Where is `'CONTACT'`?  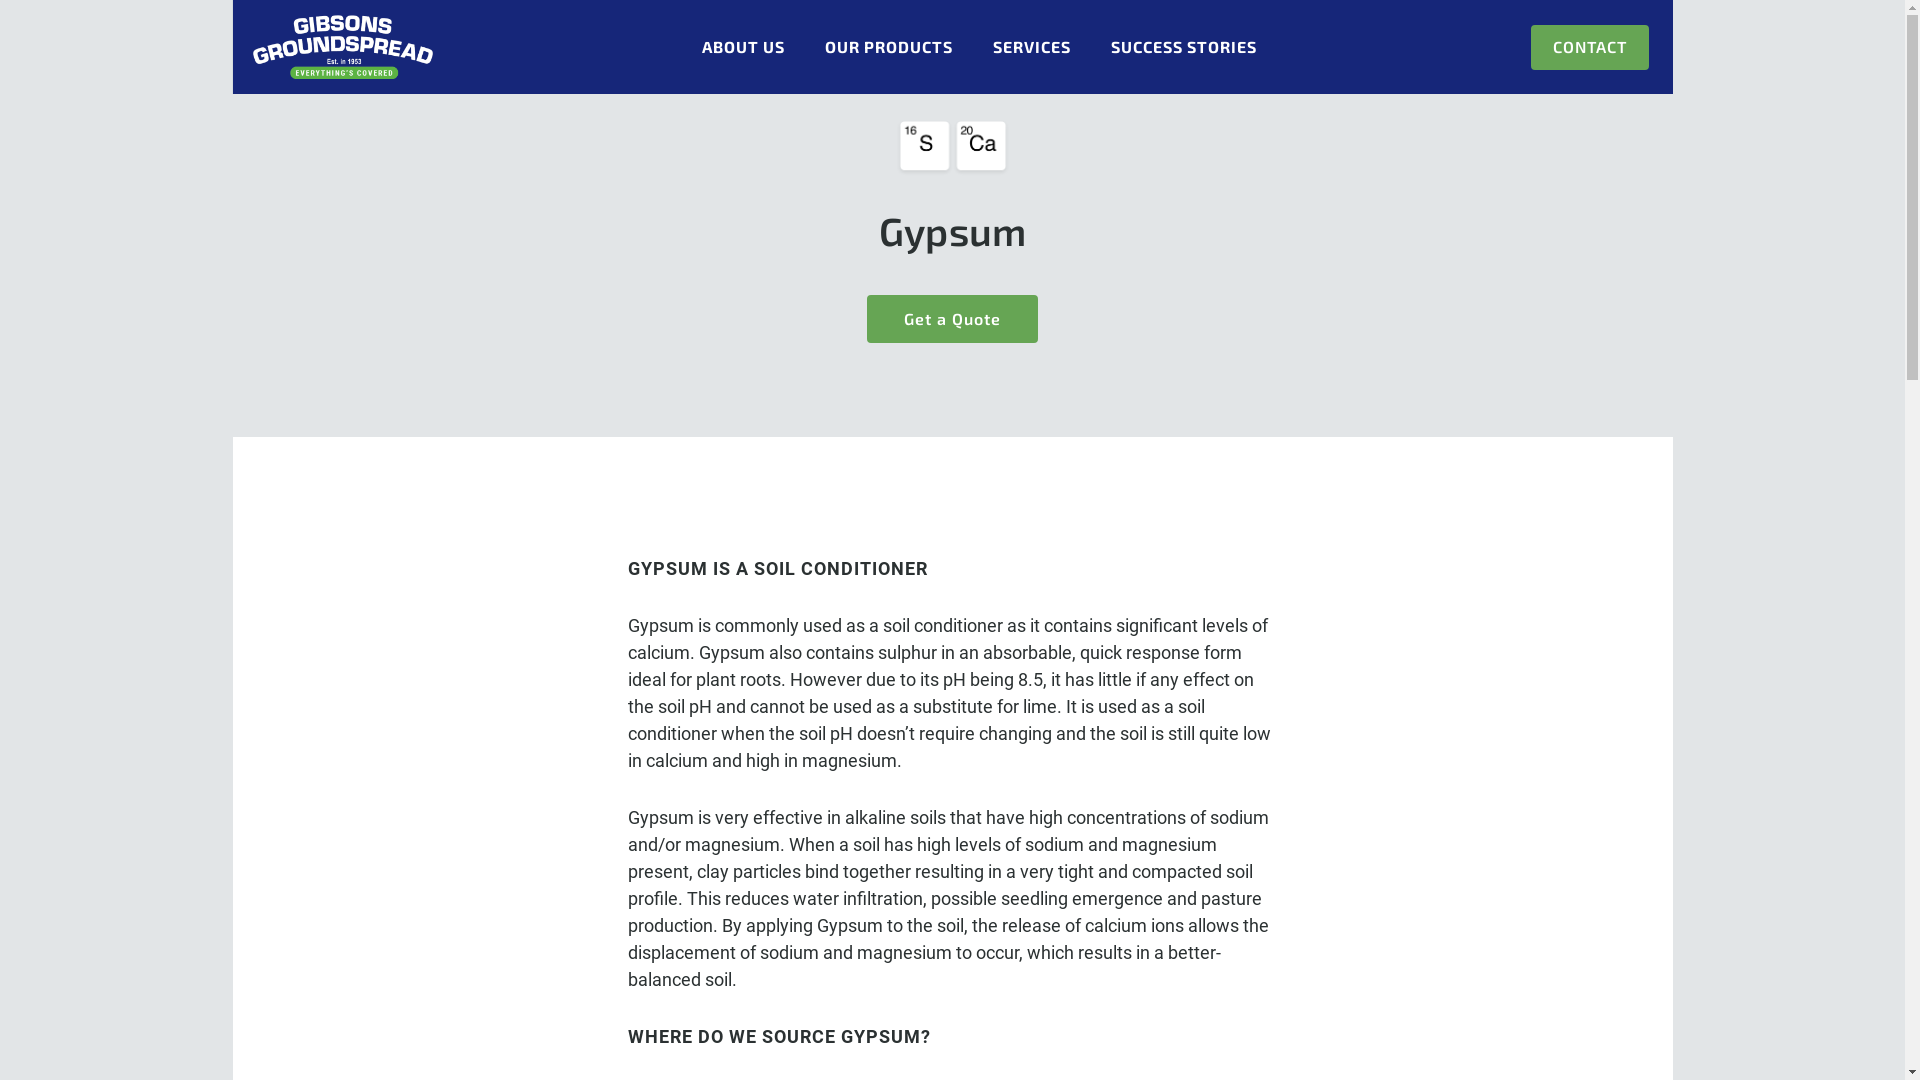 'CONTACT' is located at coordinates (1587, 46).